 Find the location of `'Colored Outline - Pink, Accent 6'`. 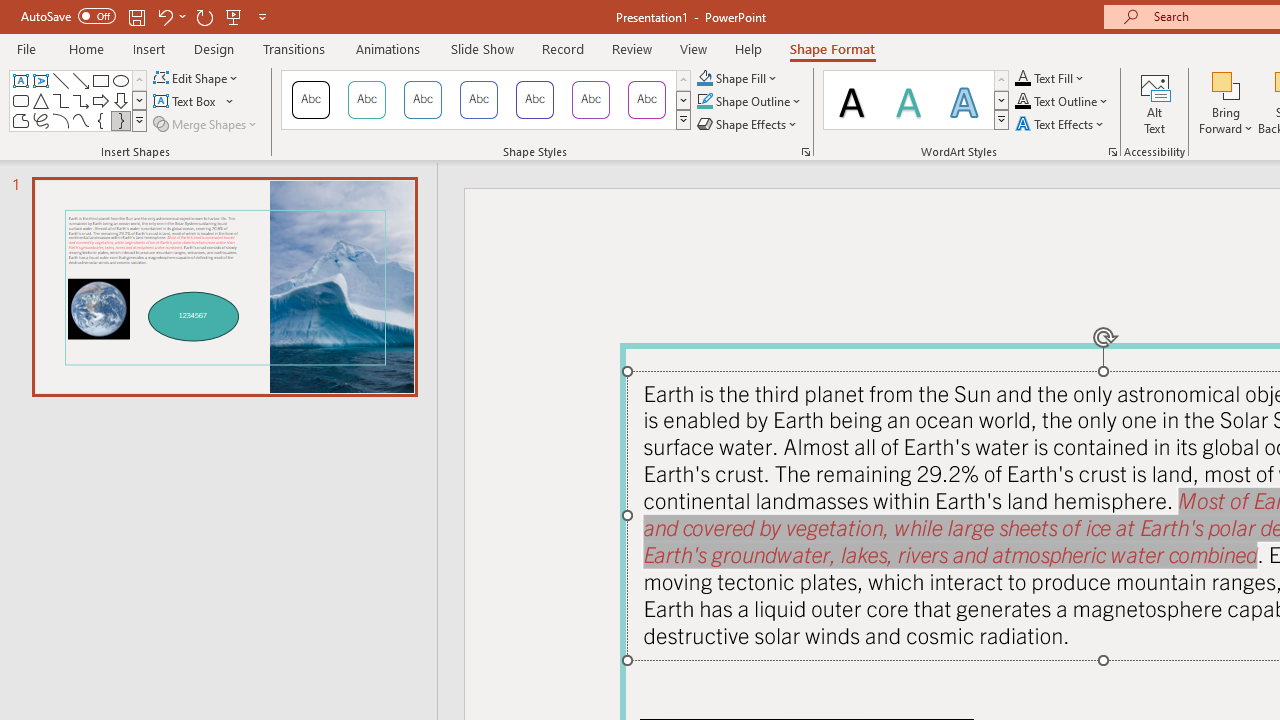

'Colored Outline - Pink, Accent 6' is located at coordinates (647, 100).